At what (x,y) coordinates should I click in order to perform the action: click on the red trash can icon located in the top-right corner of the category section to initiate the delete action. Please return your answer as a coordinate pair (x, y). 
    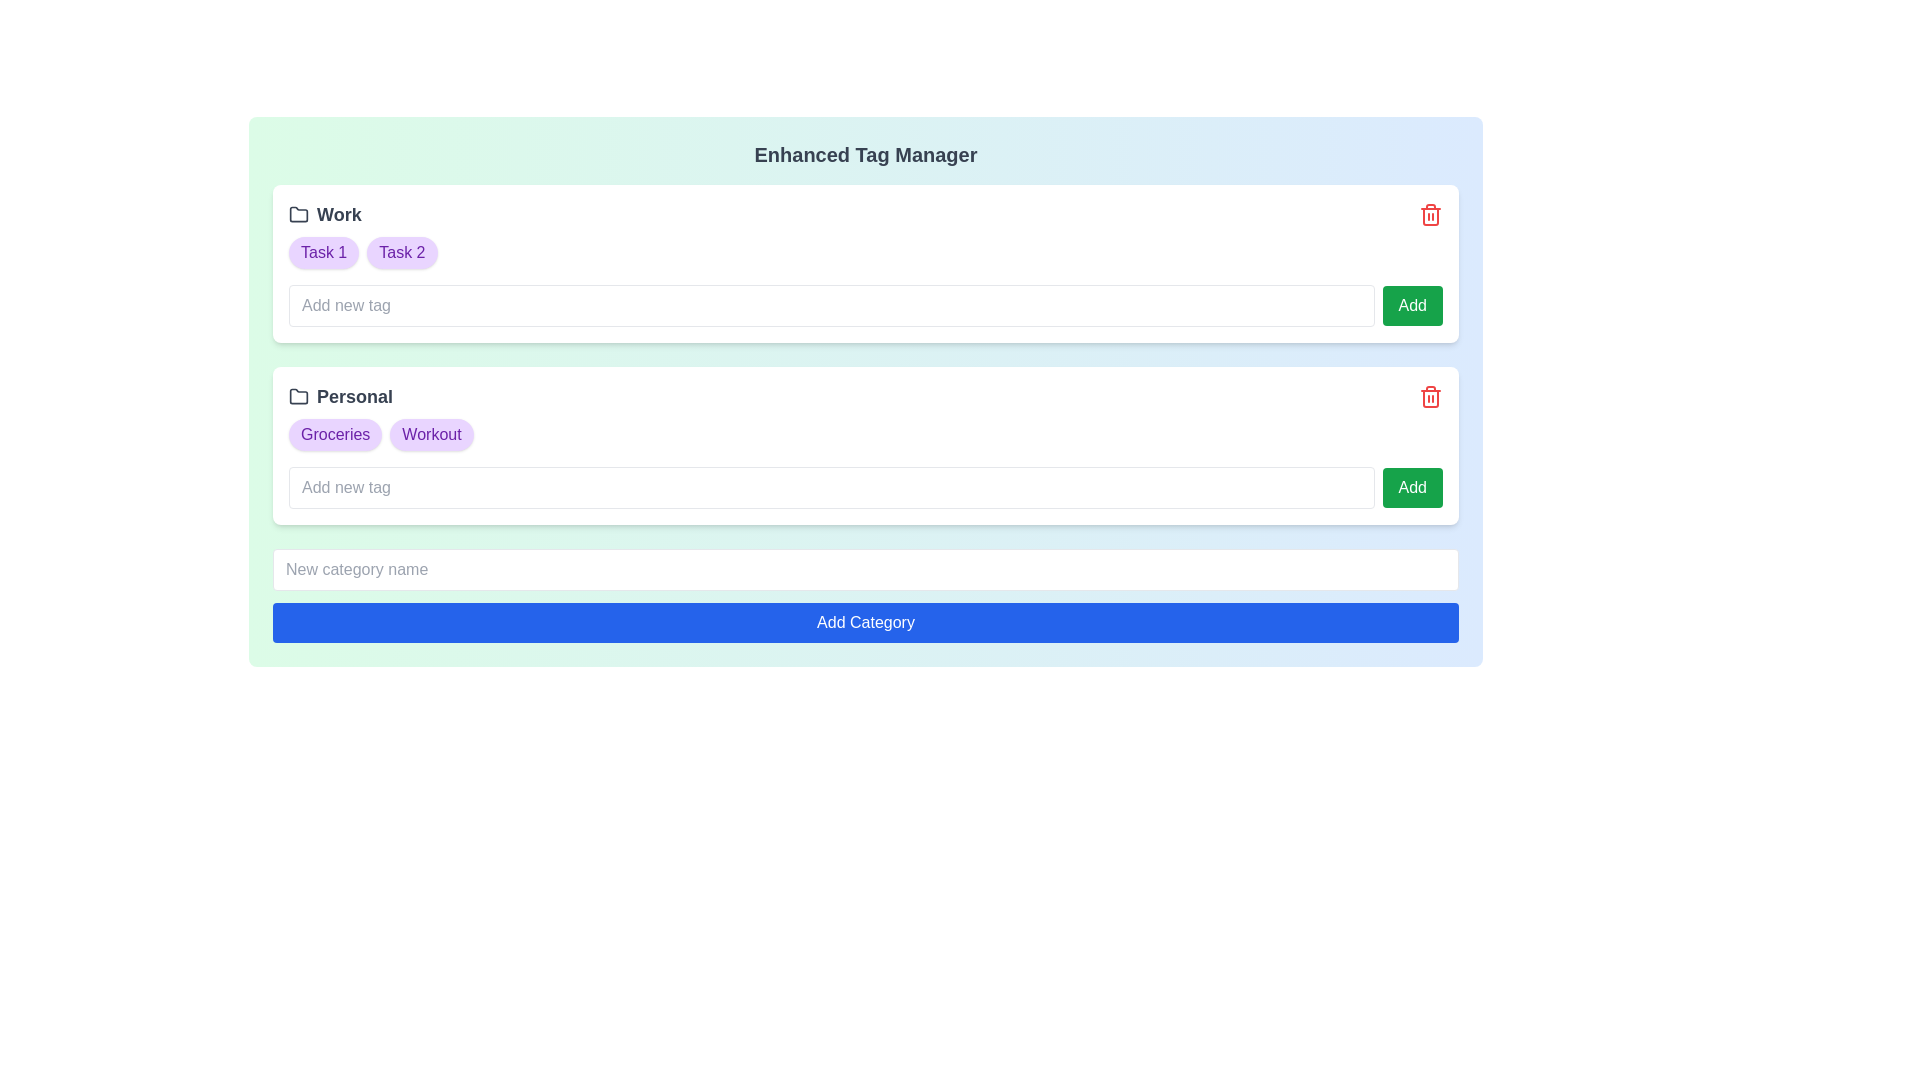
    Looking at the image, I should click on (1429, 398).